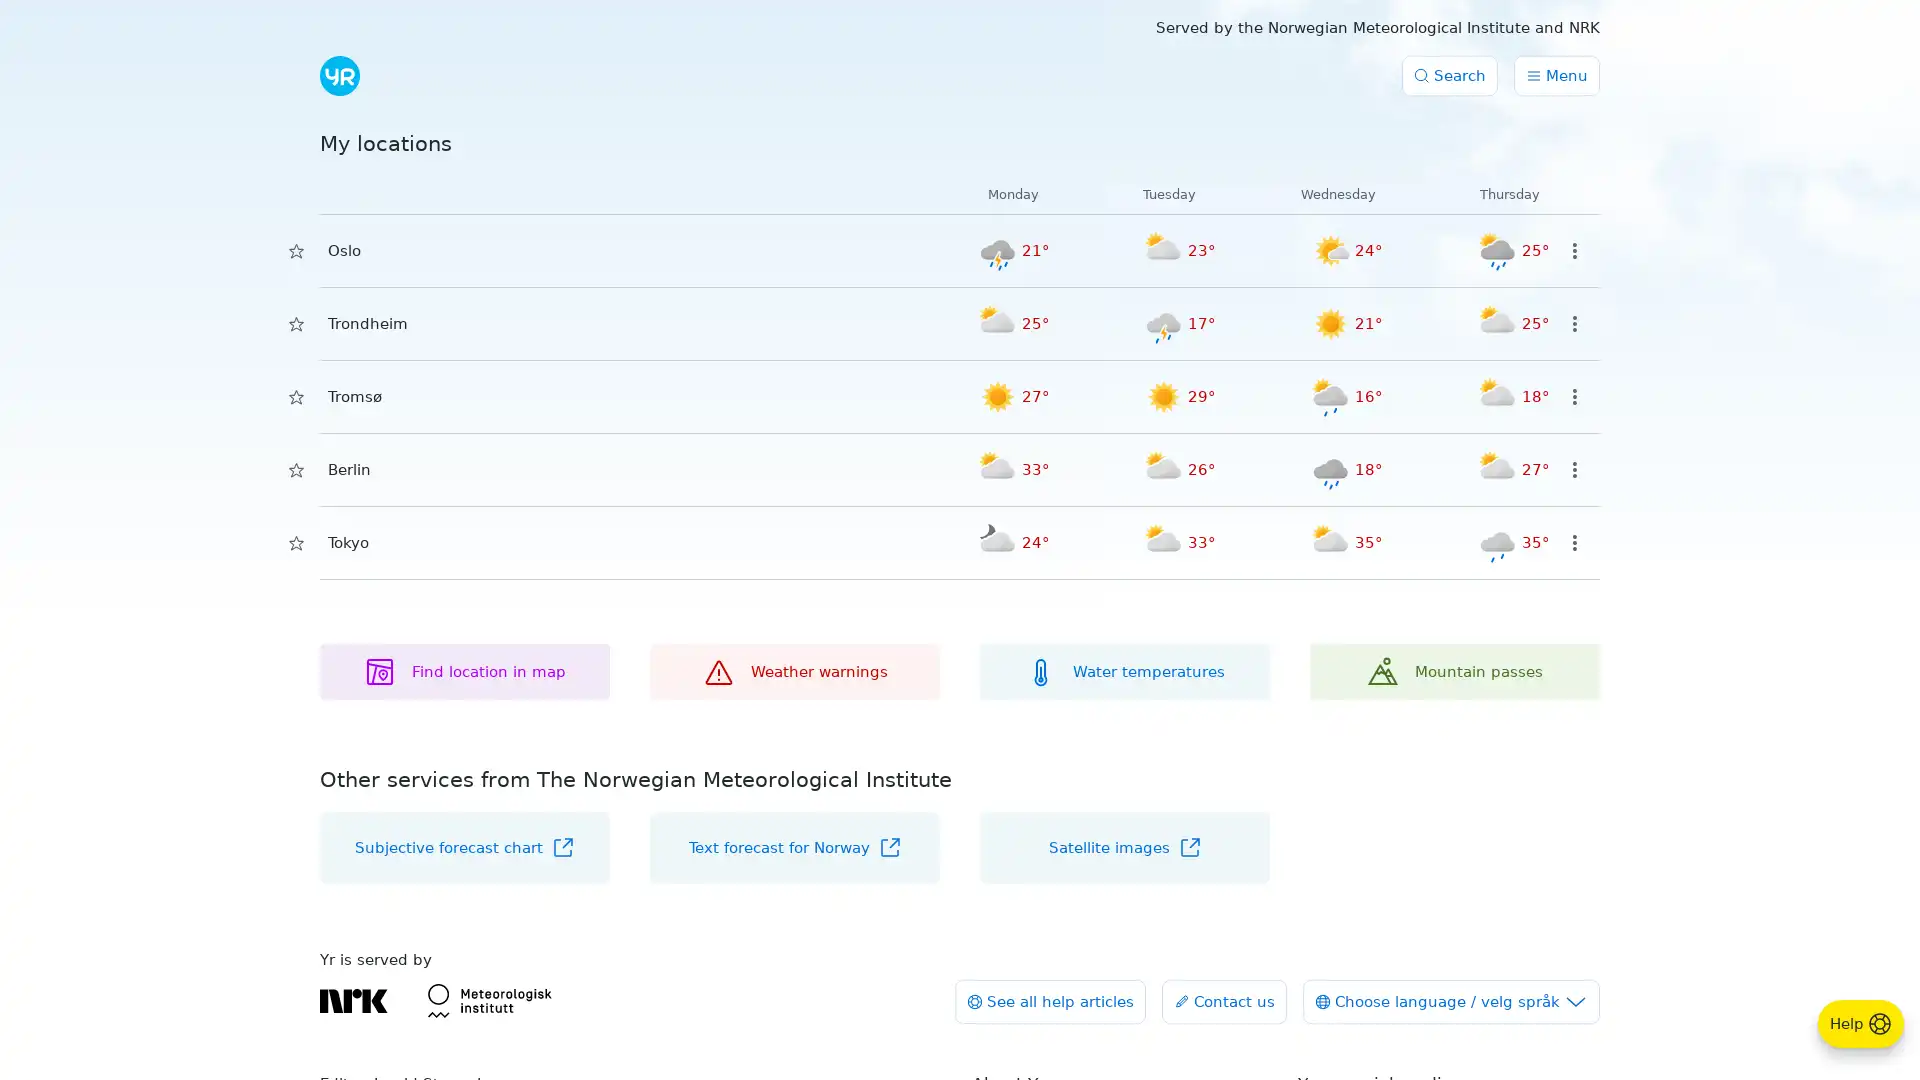 This screenshot has width=1920, height=1080. What do you see at coordinates (1555, 75) in the screenshot?
I see `Menu` at bounding box center [1555, 75].